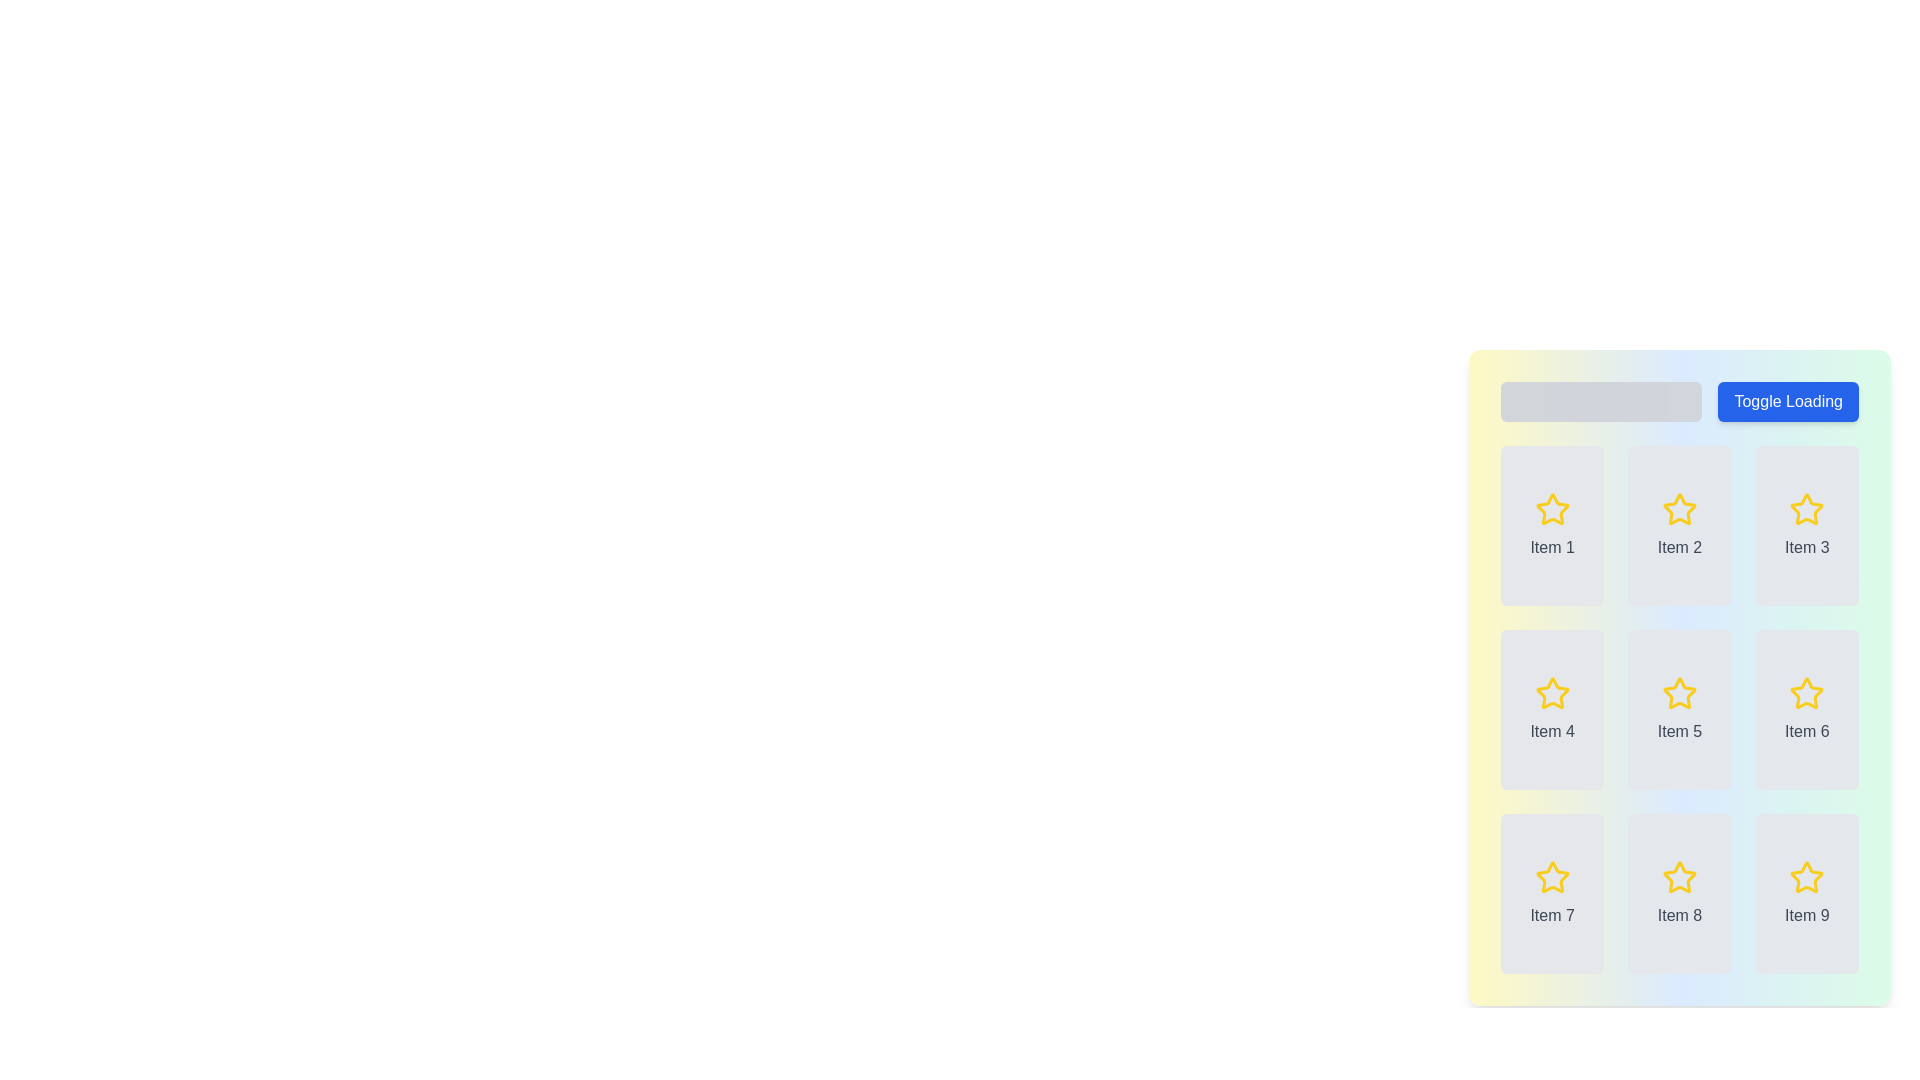  Describe the element at coordinates (1807, 877) in the screenshot. I see `the star icon that serves as a rating or selection indicator for Item 9, located in the bottom-right cell of the 3x3 grid layout` at that location.